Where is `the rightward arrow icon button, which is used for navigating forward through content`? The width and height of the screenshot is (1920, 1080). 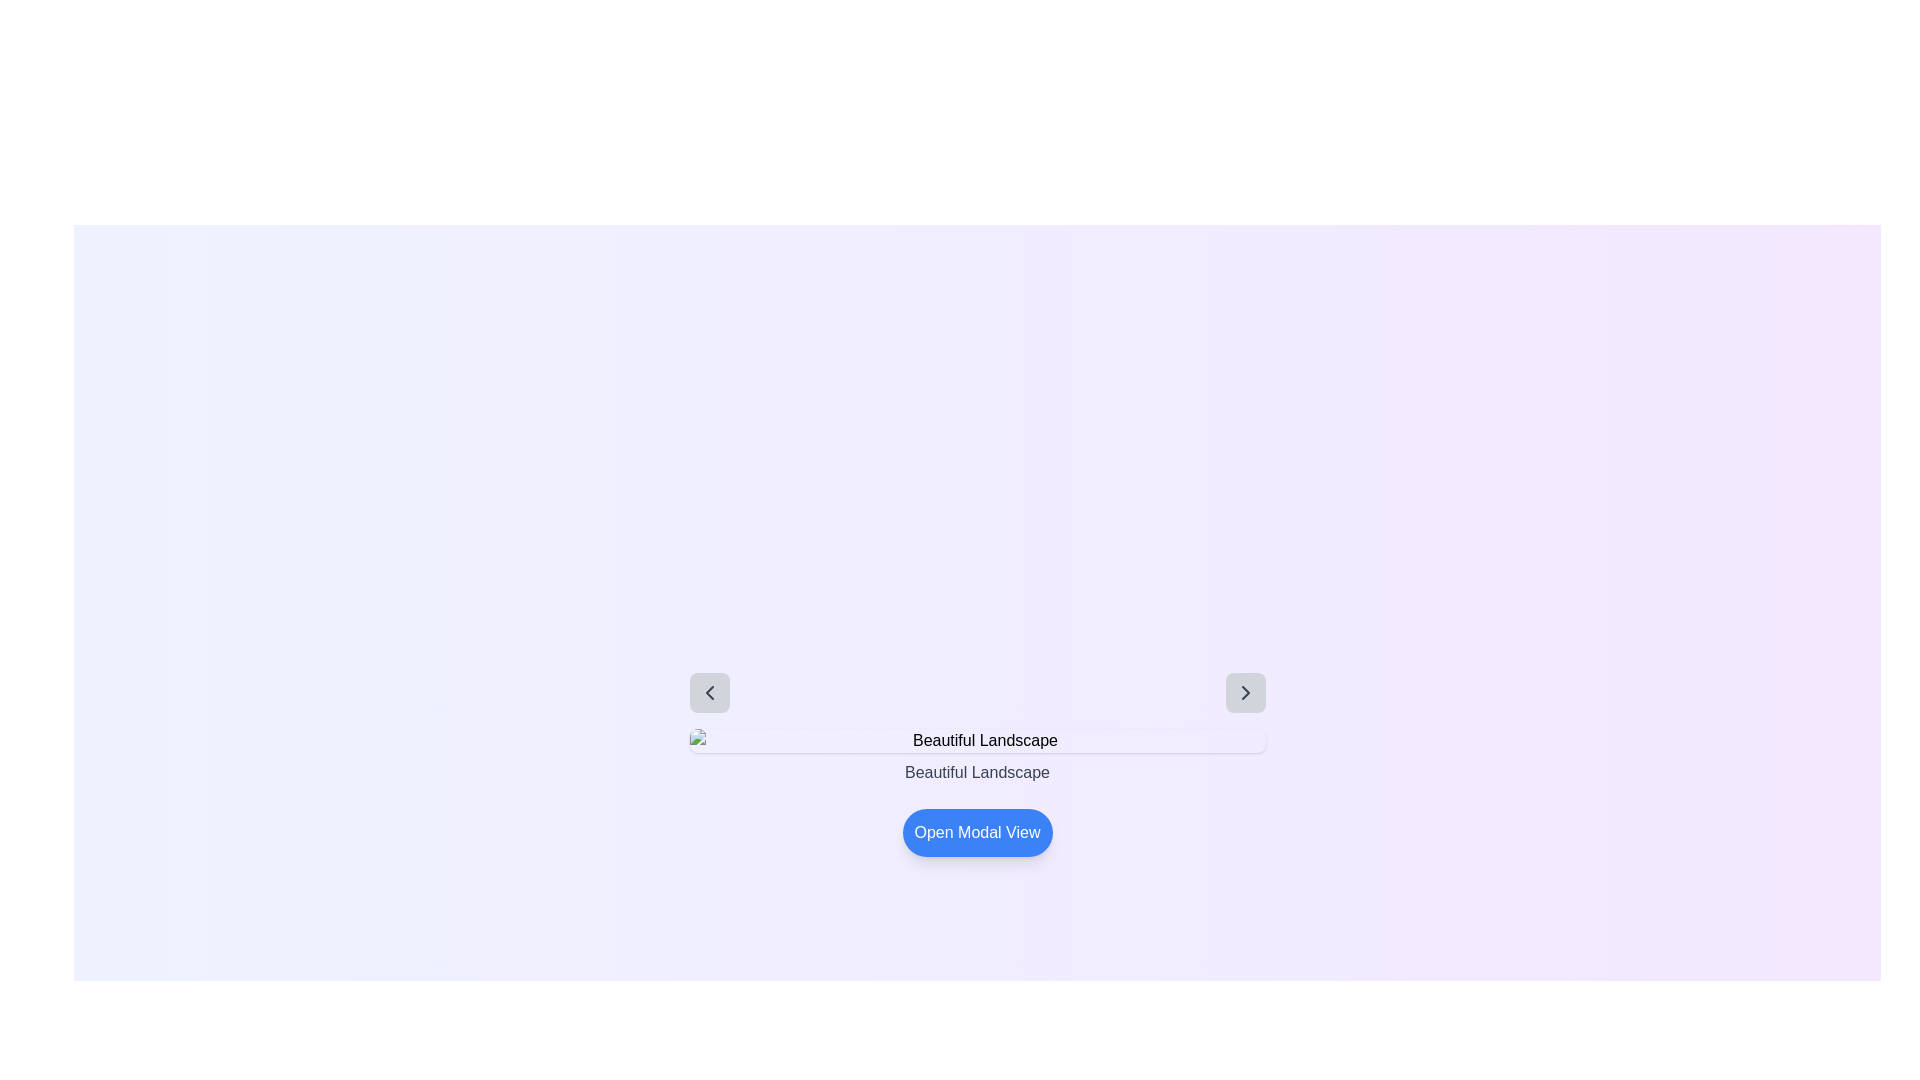
the rightward arrow icon button, which is used for navigating forward through content is located at coordinates (1244, 692).